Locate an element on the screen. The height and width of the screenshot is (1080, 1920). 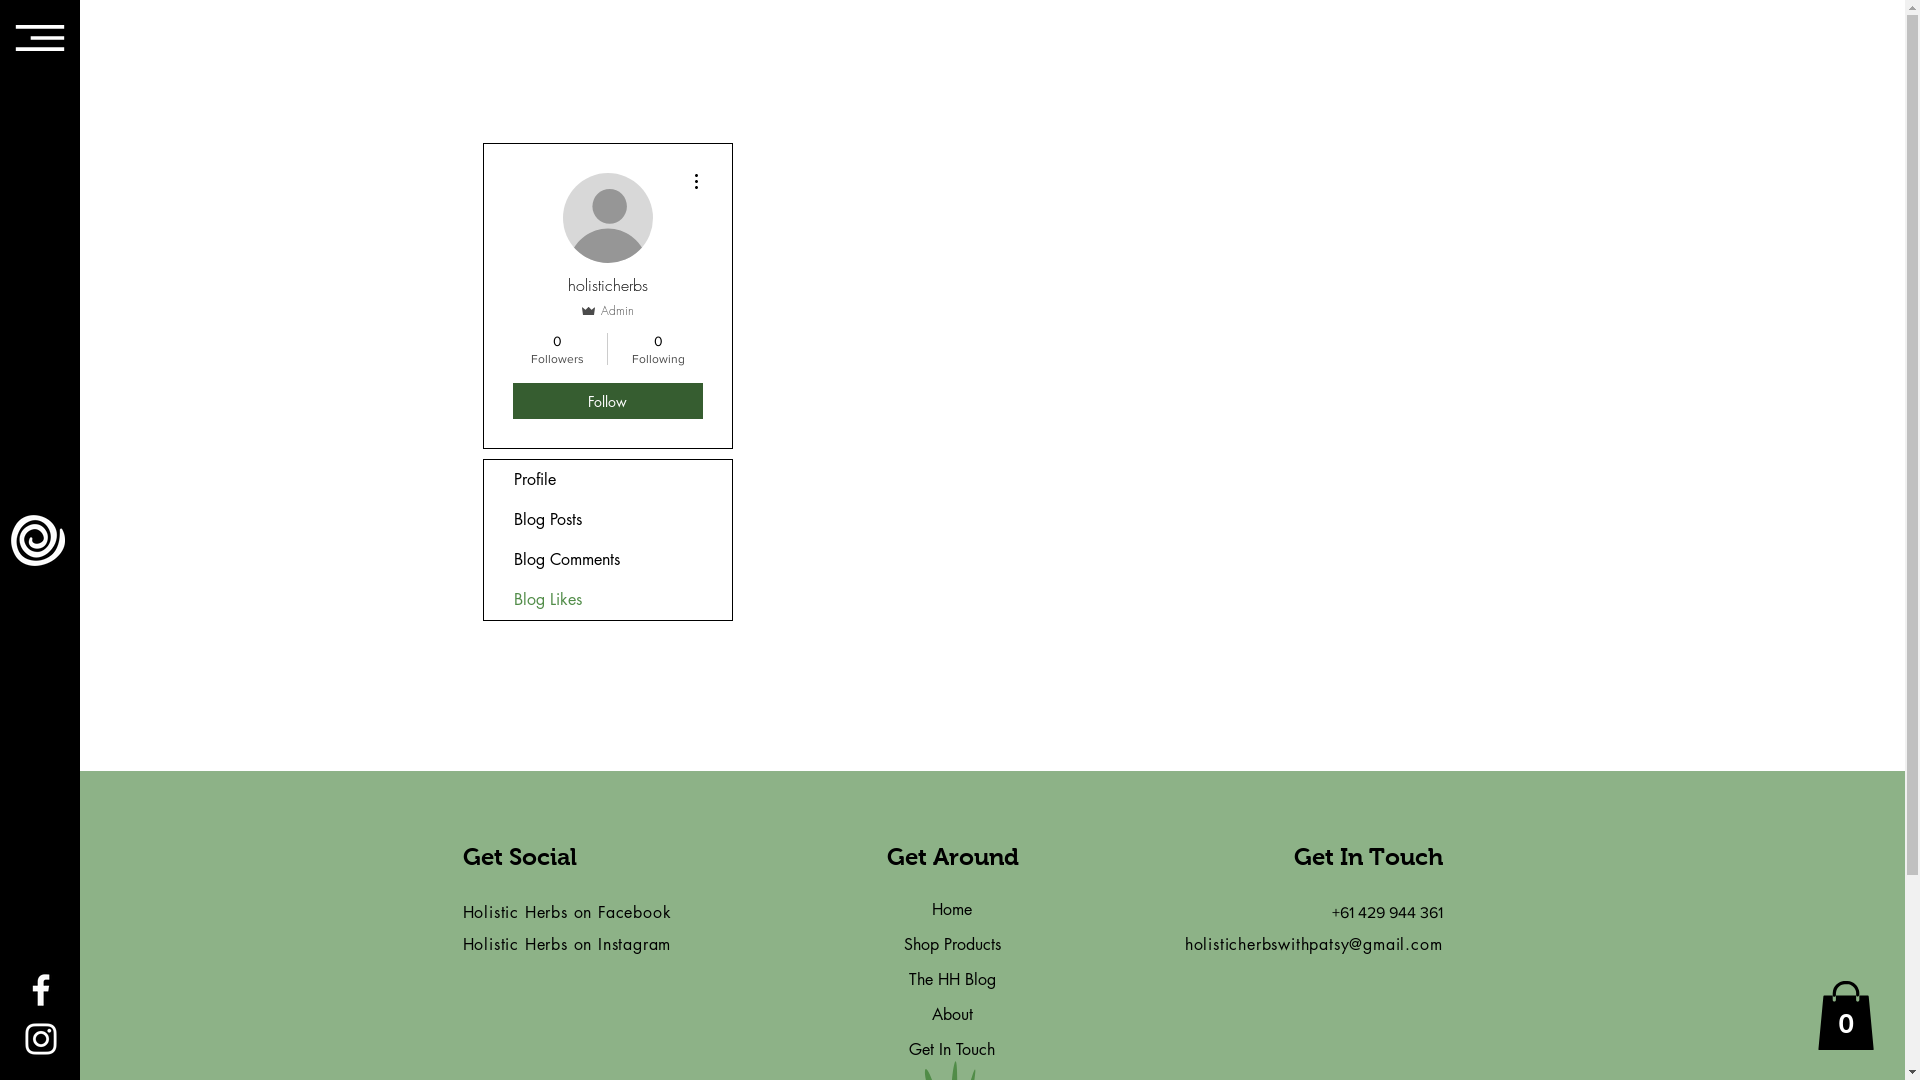
'Blog Posts' is located at coordinates (607, 519).